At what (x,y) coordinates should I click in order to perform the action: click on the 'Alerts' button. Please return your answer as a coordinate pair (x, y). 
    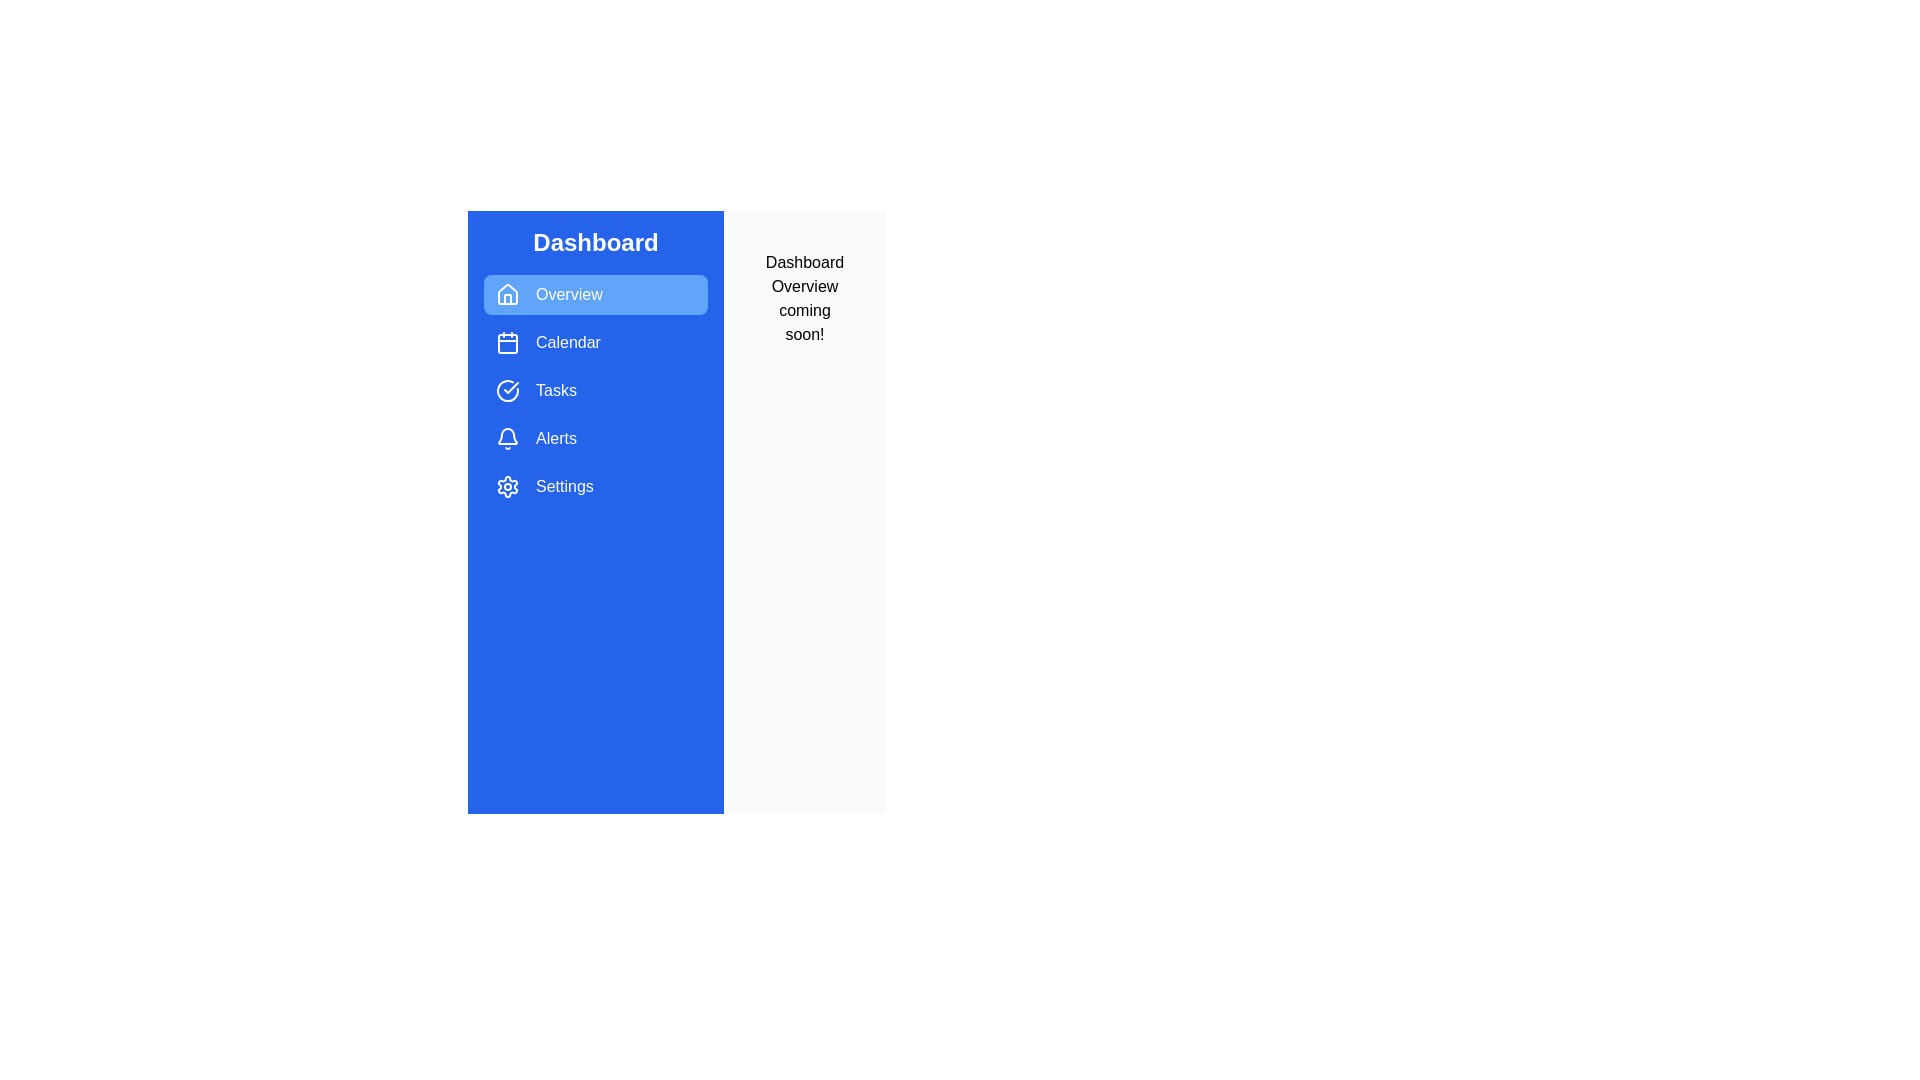
    Looking at the image, I should click on (594, 438).